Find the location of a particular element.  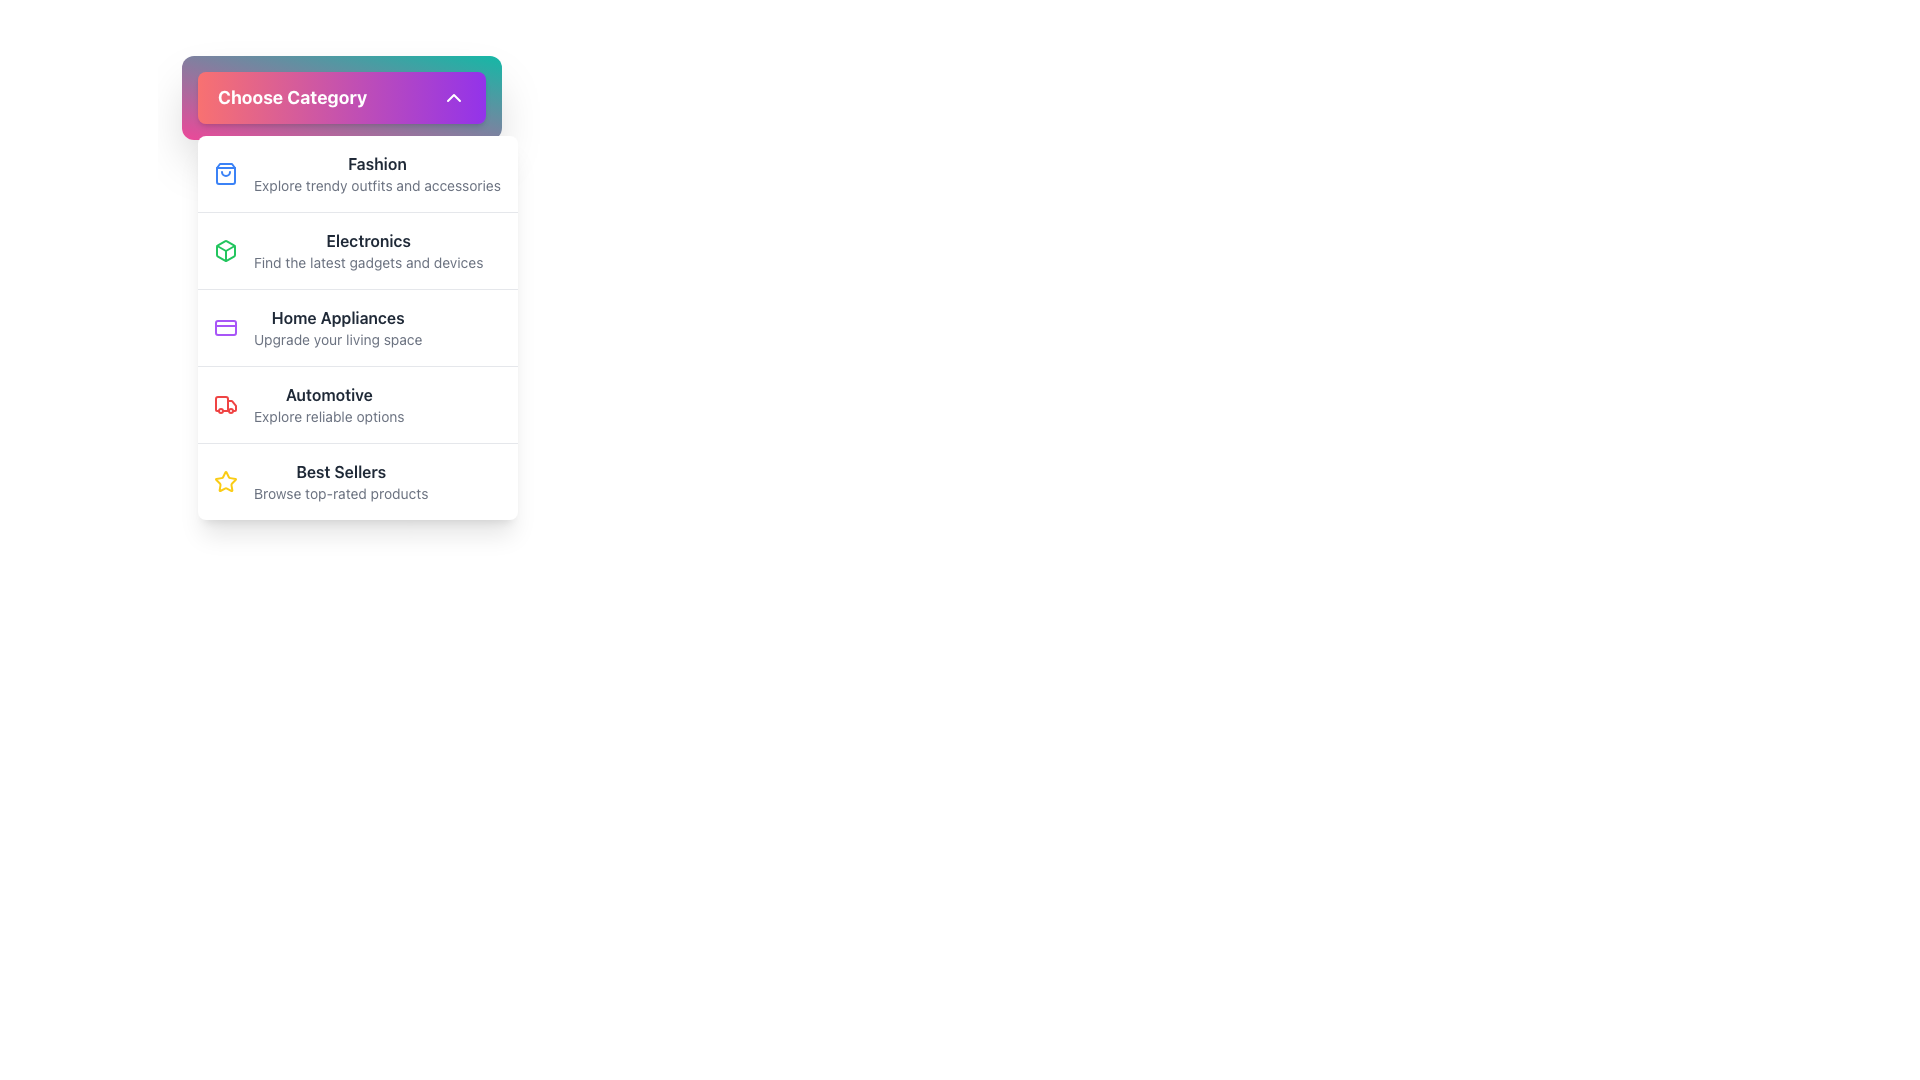

the non-interactive text label providing additional information about the 'Fashion' category, located below the 'Fashion' text in the 'Choose Category' dropdown menu is located at coordinates (377, 185).